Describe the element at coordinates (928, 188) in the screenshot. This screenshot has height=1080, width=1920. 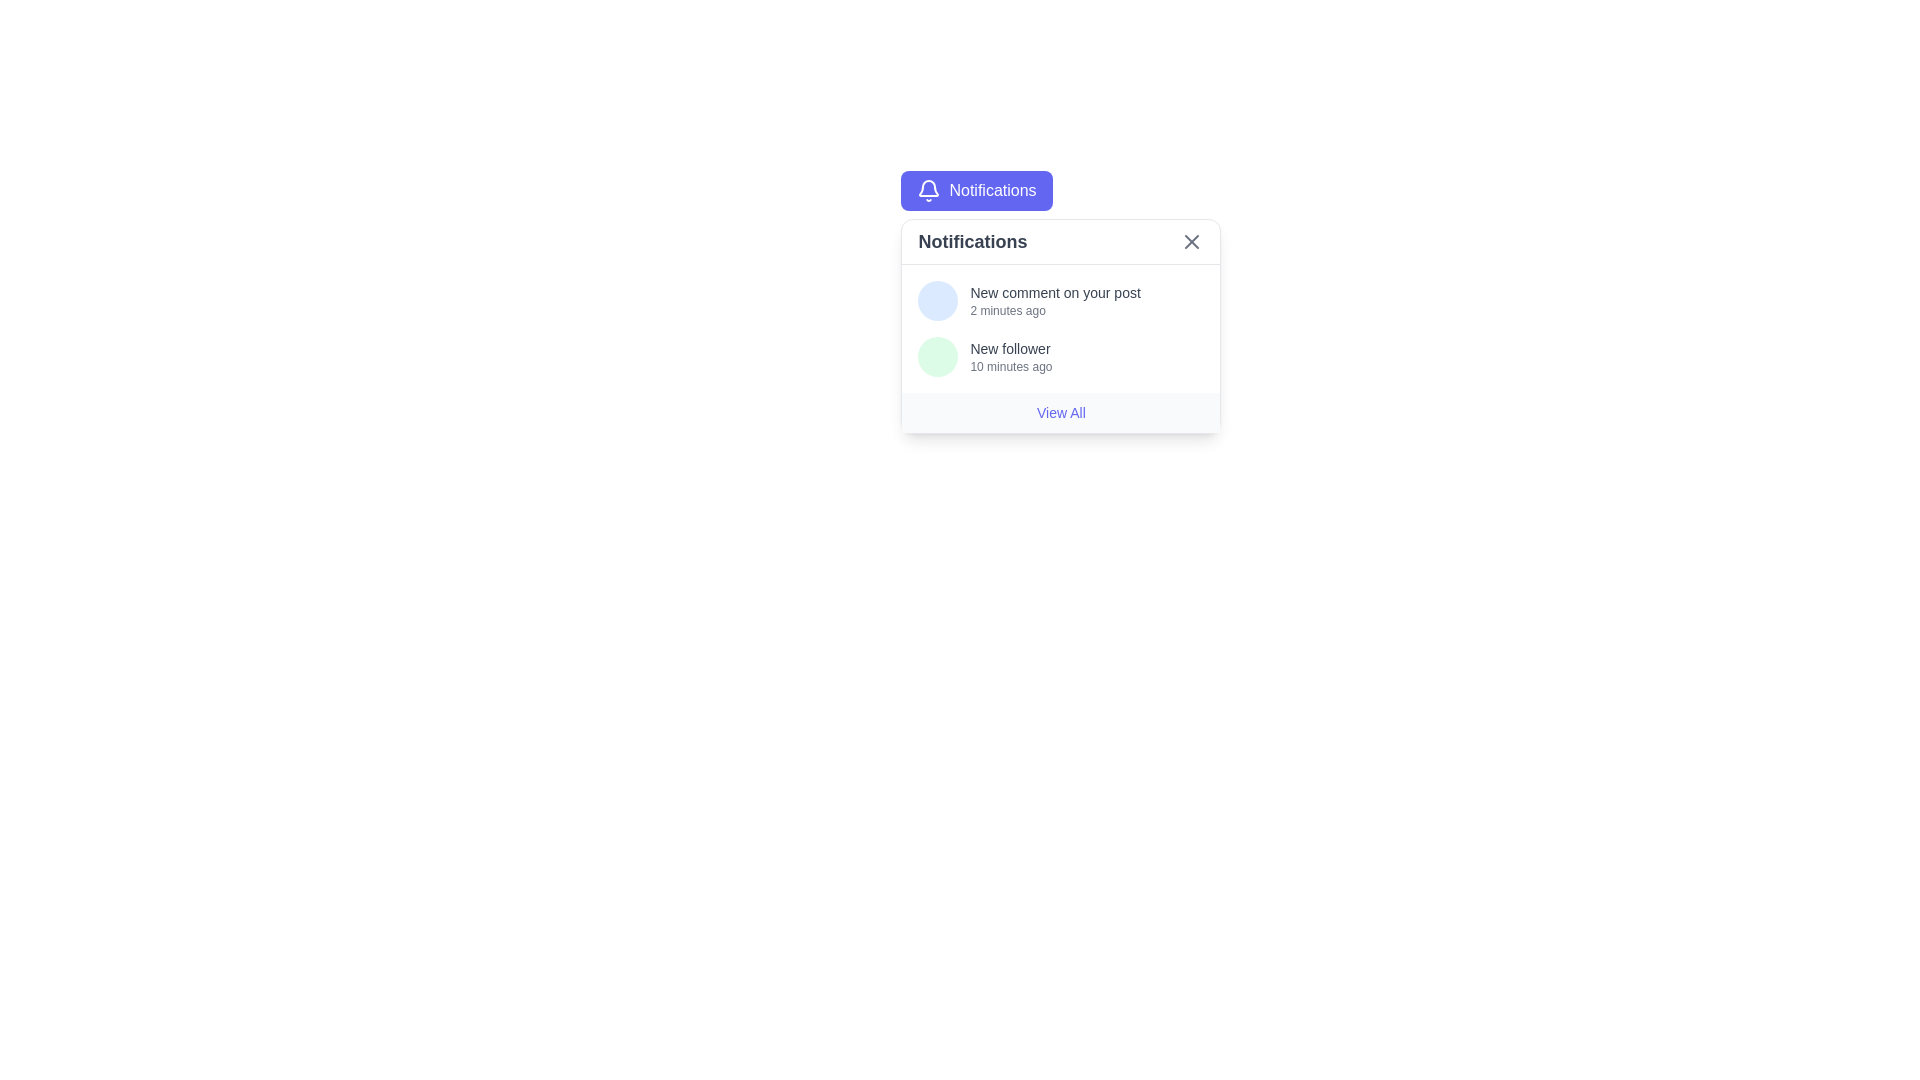
I see `the bell-shaped vector graphic icon that indicates notification functionalities within the application, located at the upper section of the notification control area` at that location.